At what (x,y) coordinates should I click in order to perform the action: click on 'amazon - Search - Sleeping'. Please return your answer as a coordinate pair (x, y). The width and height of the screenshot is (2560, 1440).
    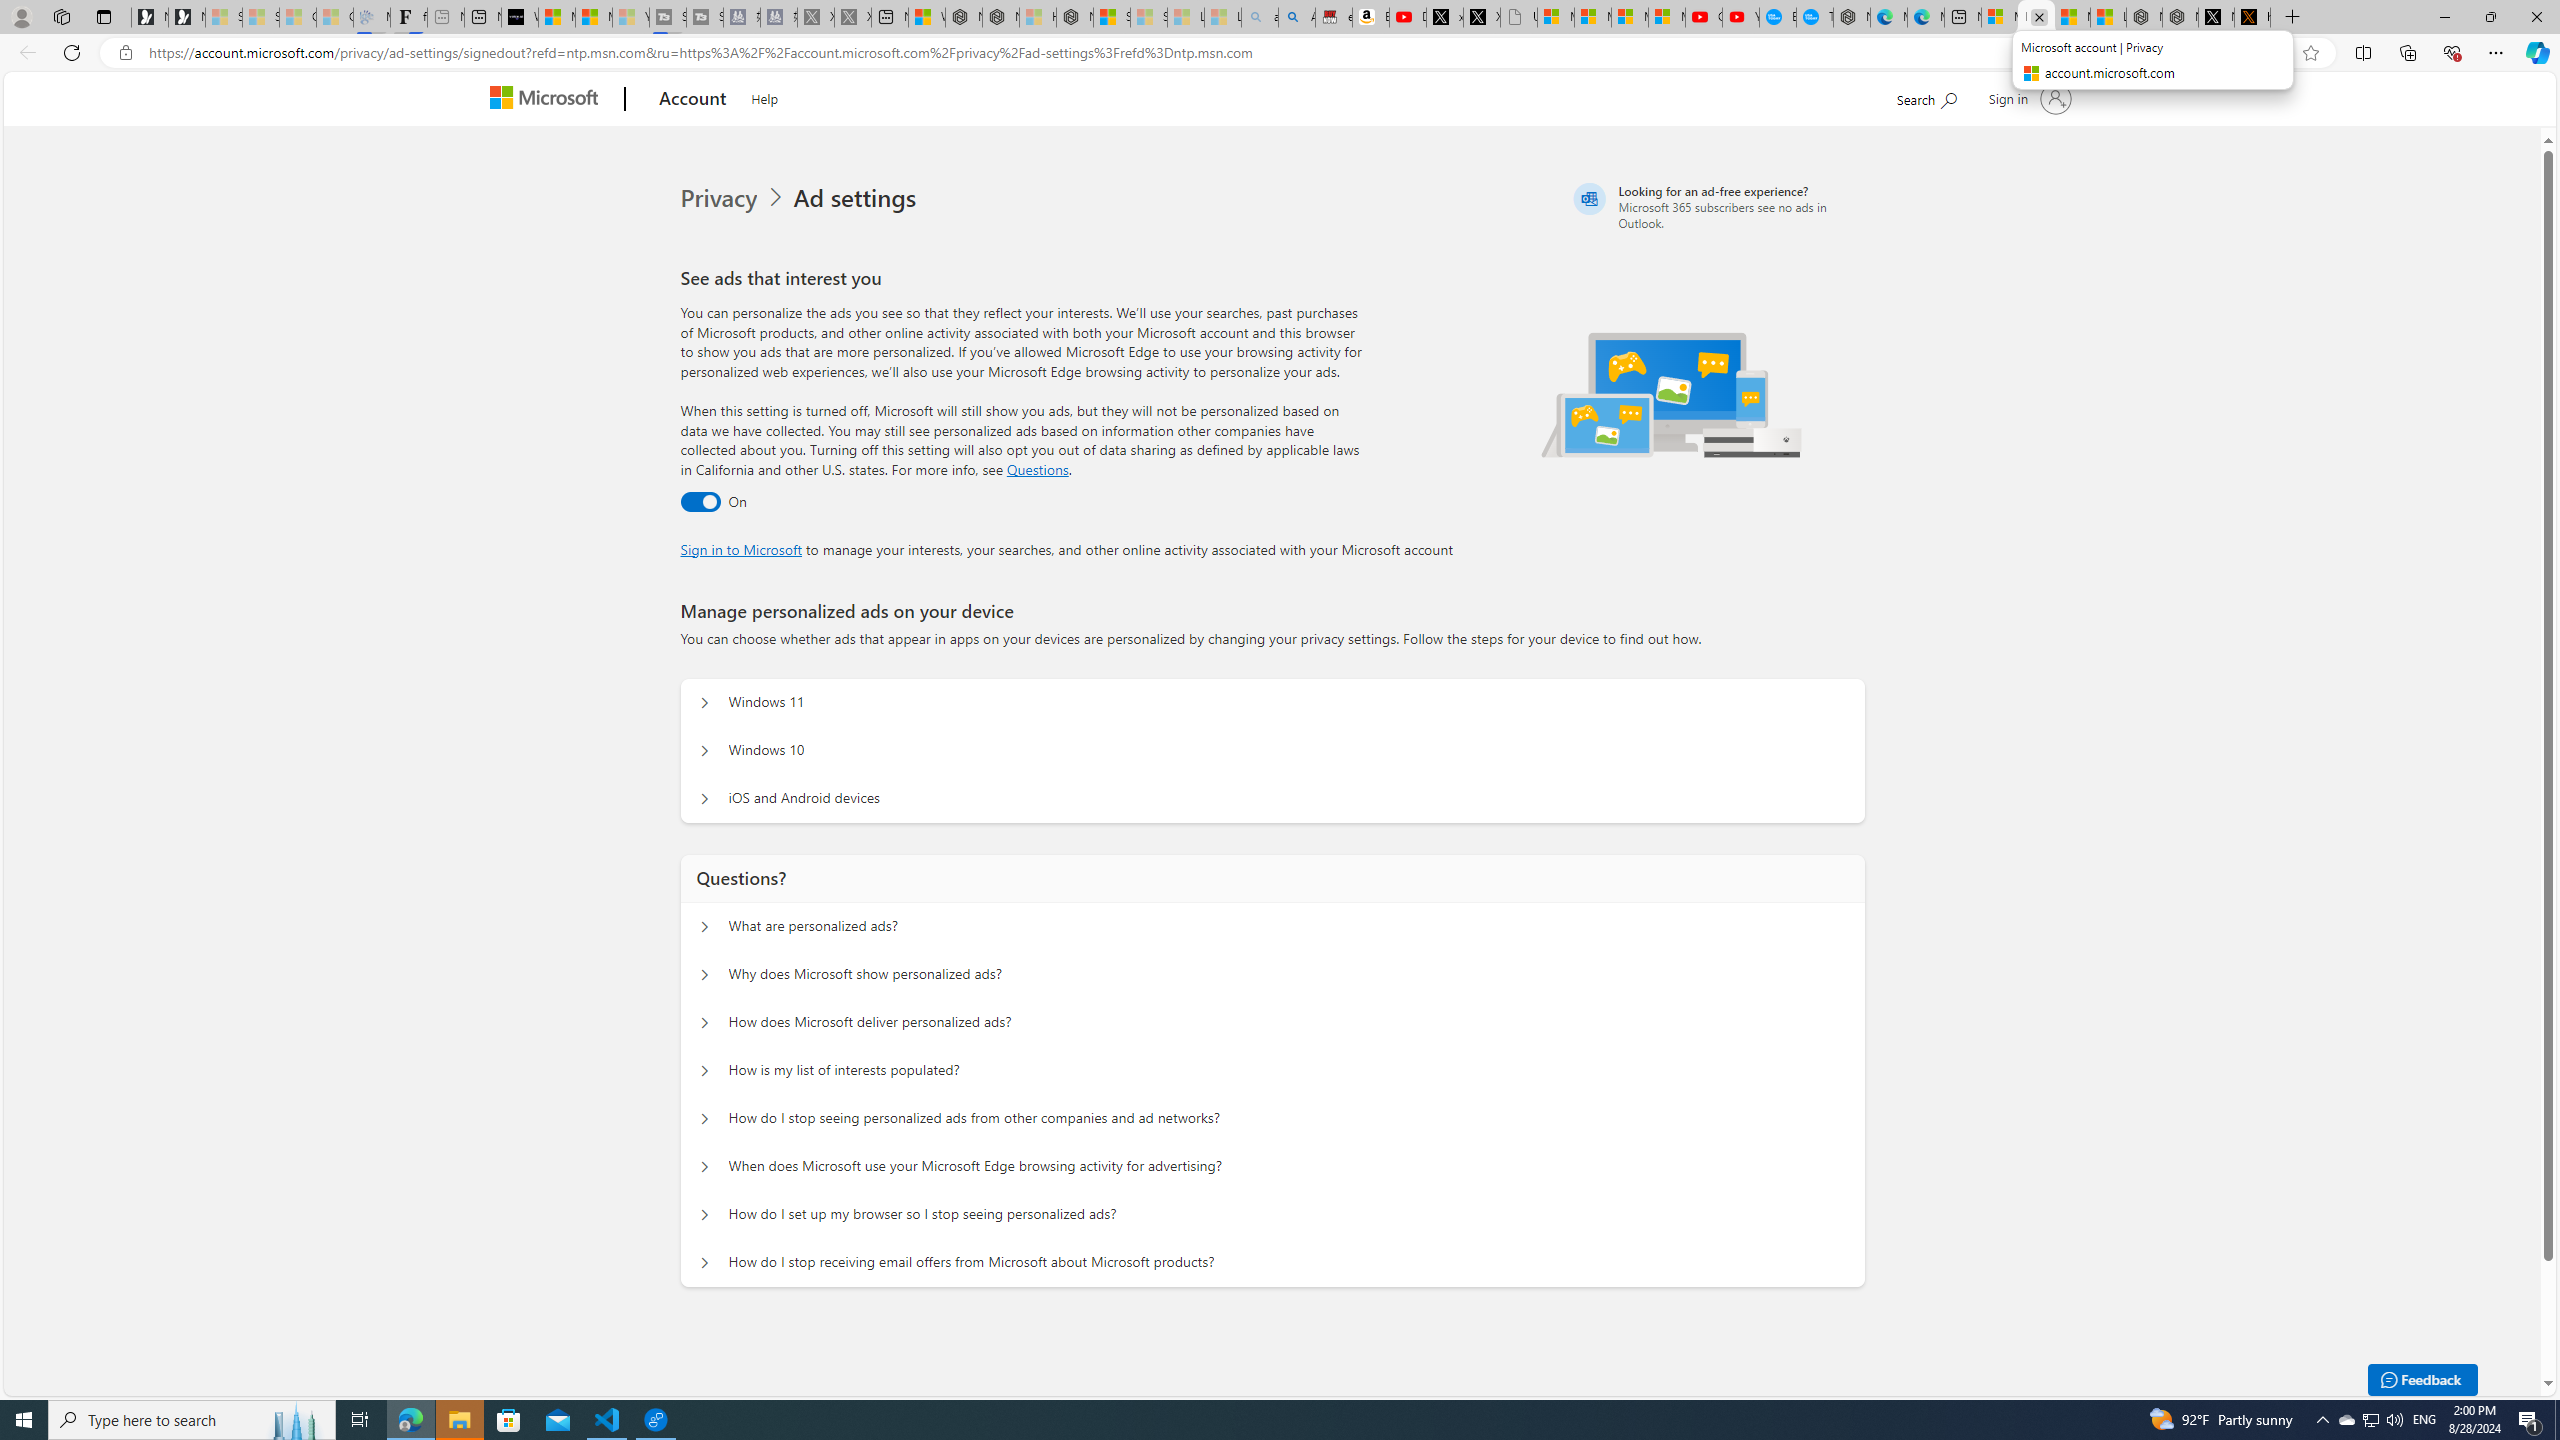
    Looking at the image, I should click on (1259, 16).